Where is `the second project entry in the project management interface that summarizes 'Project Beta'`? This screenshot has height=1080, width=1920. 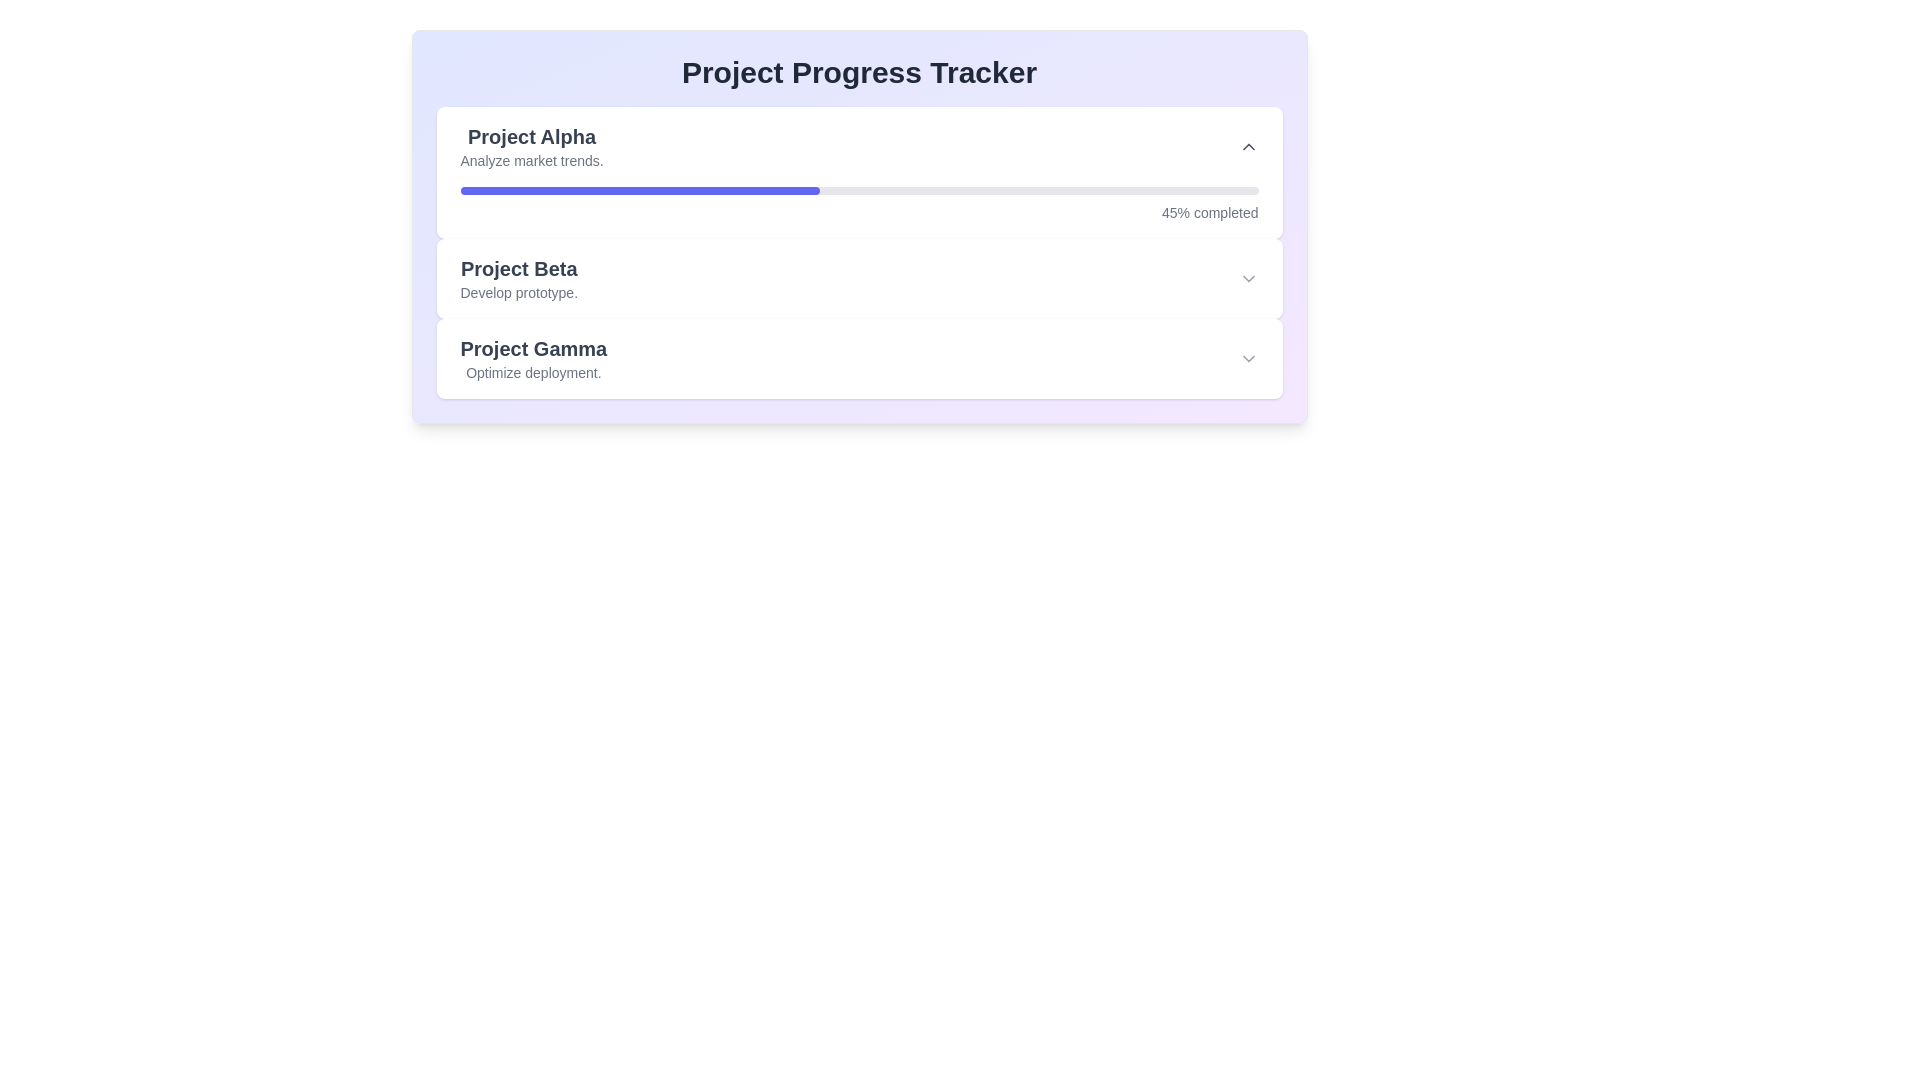 the second project entry in the project management interface that summarizes 'Project Beta' is located at coordinates (859, 252).